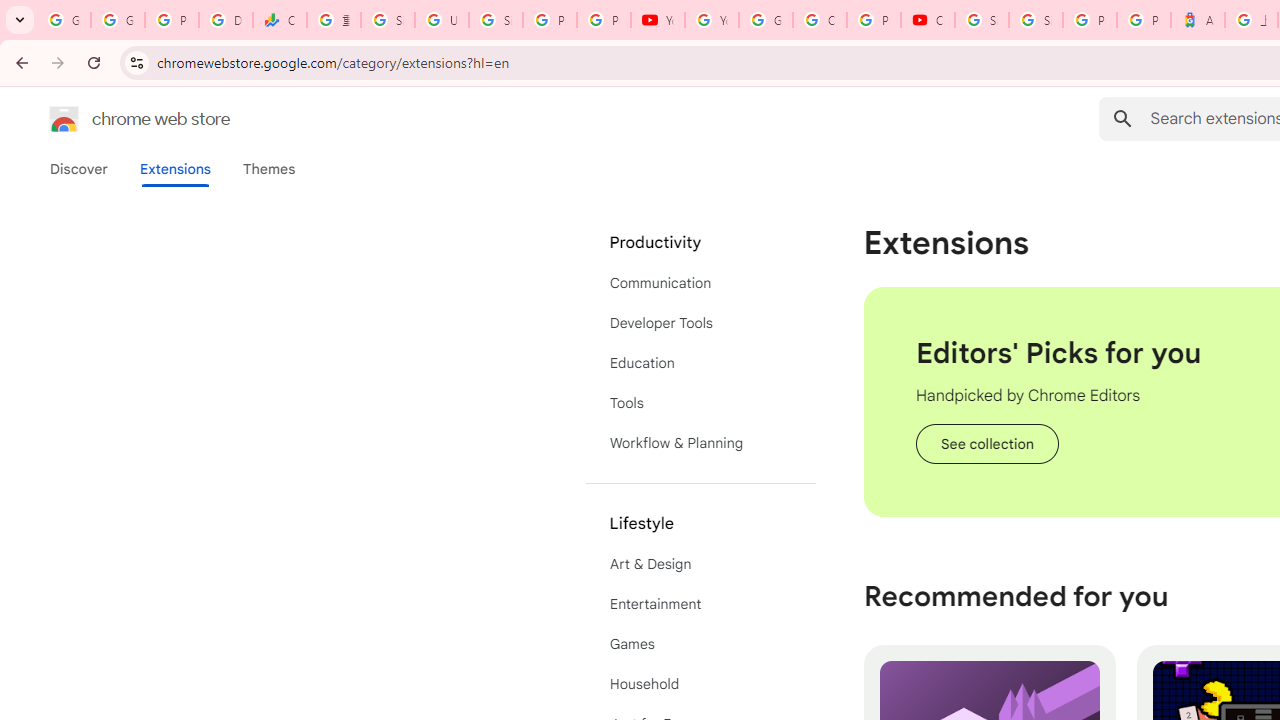 This screenshot has width=1280, height=720. I want to click on 'Sign in - Google Accounts', so click(1036, 20).